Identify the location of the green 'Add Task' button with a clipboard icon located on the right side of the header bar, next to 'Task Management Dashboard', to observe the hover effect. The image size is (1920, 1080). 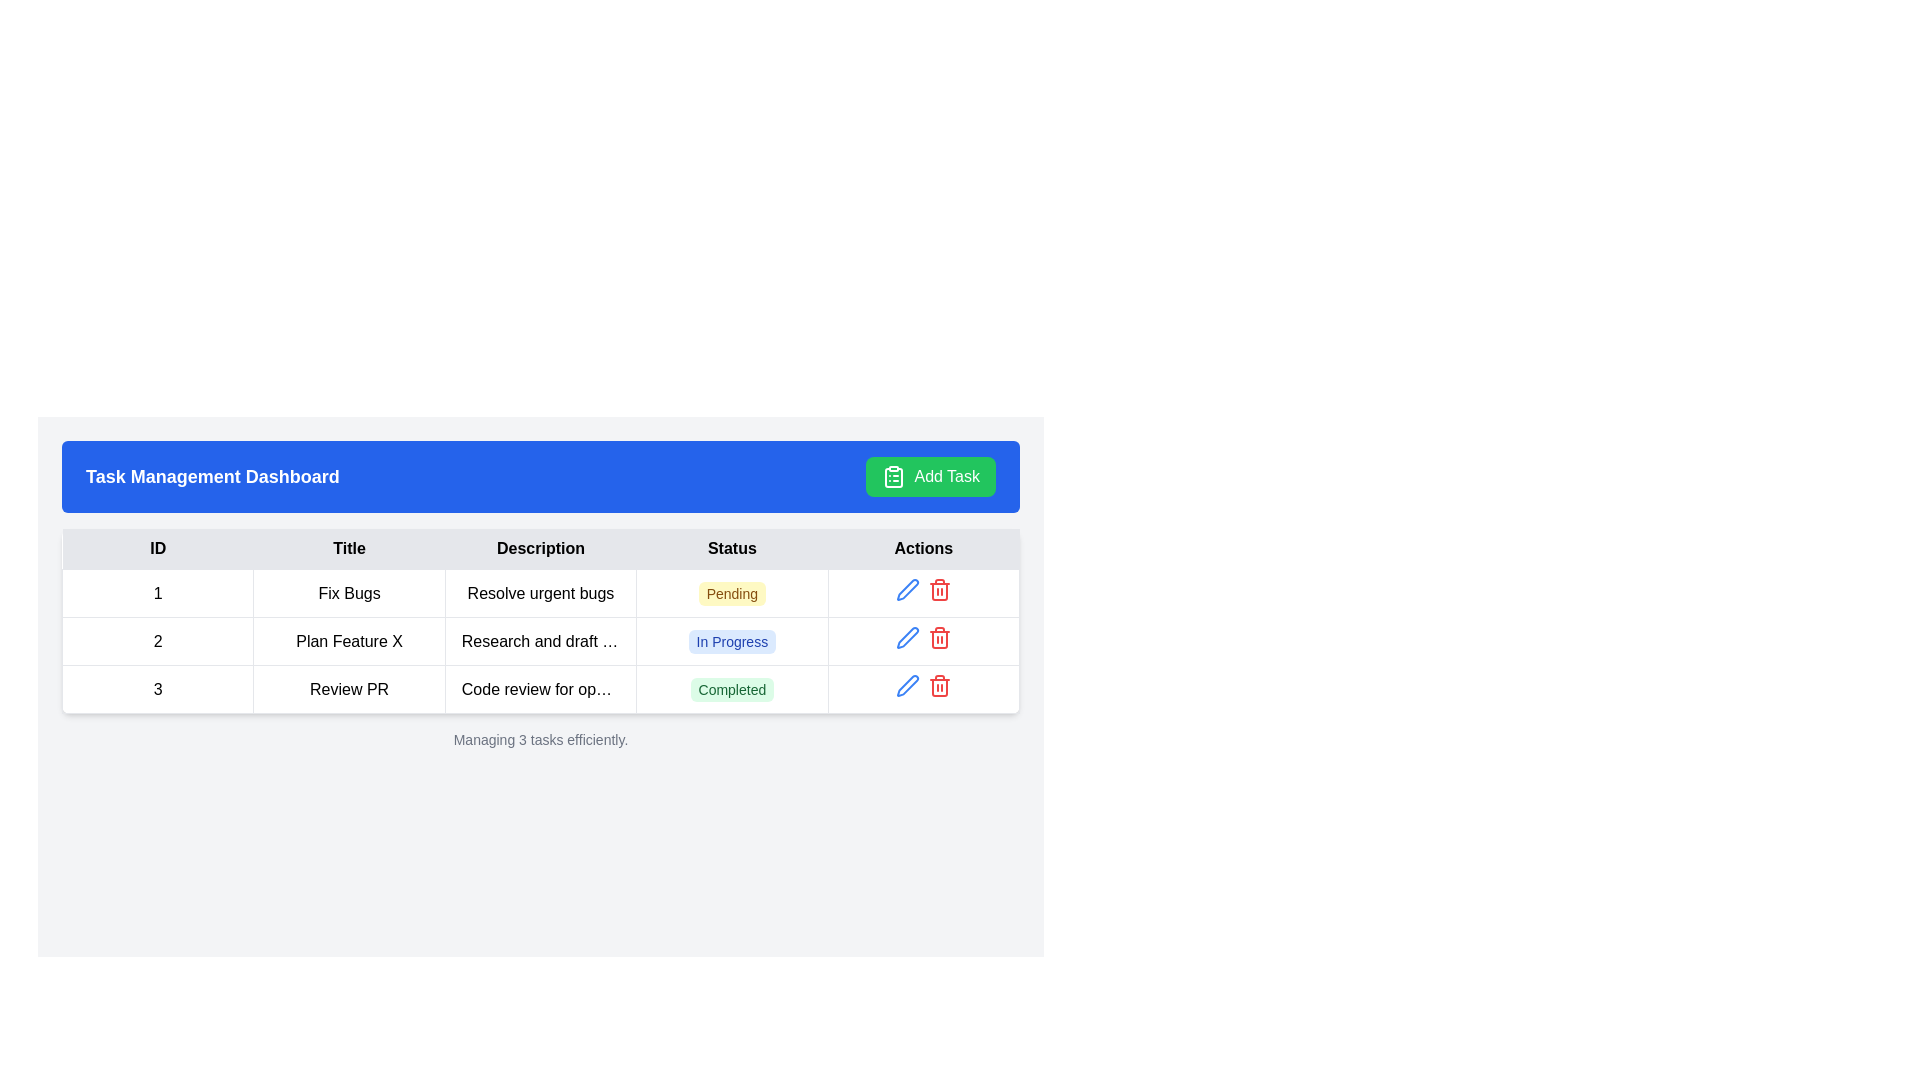
(930, 477).